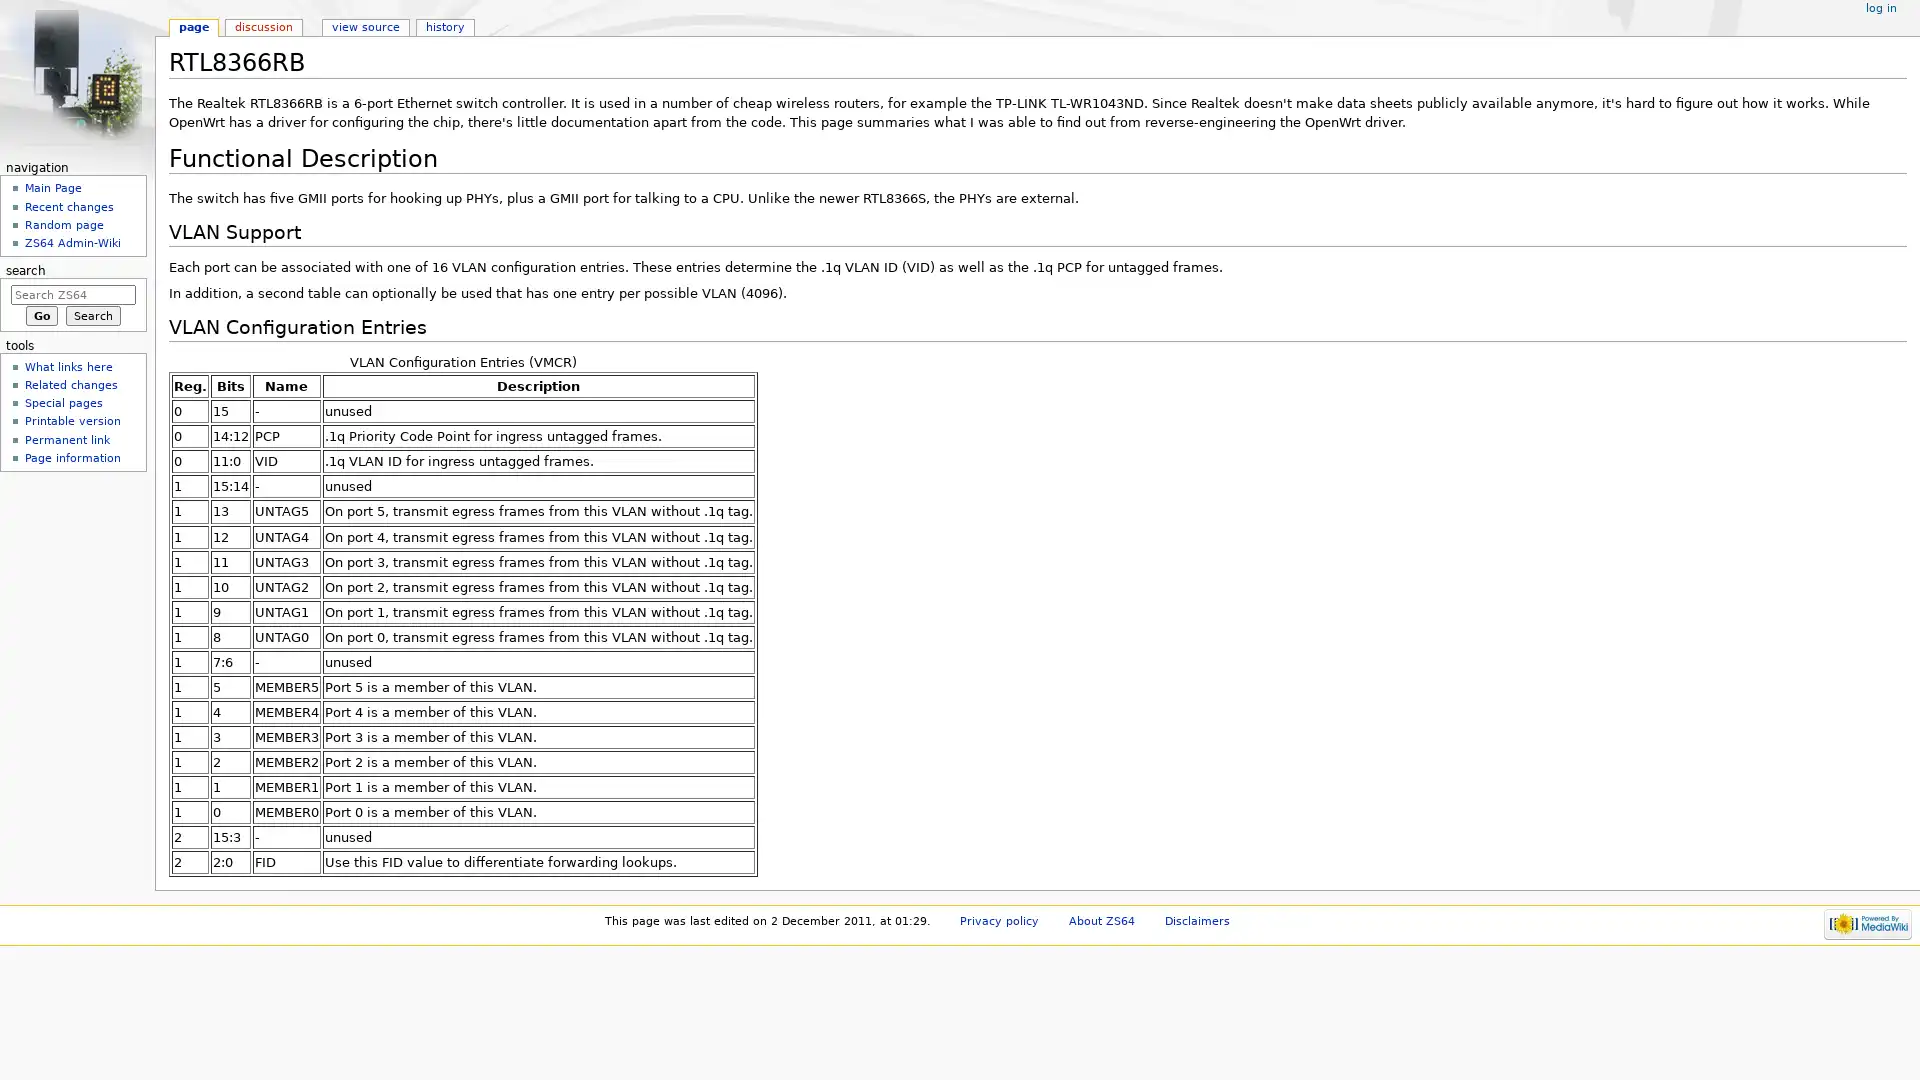 Image resolution: width=1920 pixels, height=1080 pixels. Describe the element at coordinates (92, 315) in the screenshot. I see `Search` at that location.